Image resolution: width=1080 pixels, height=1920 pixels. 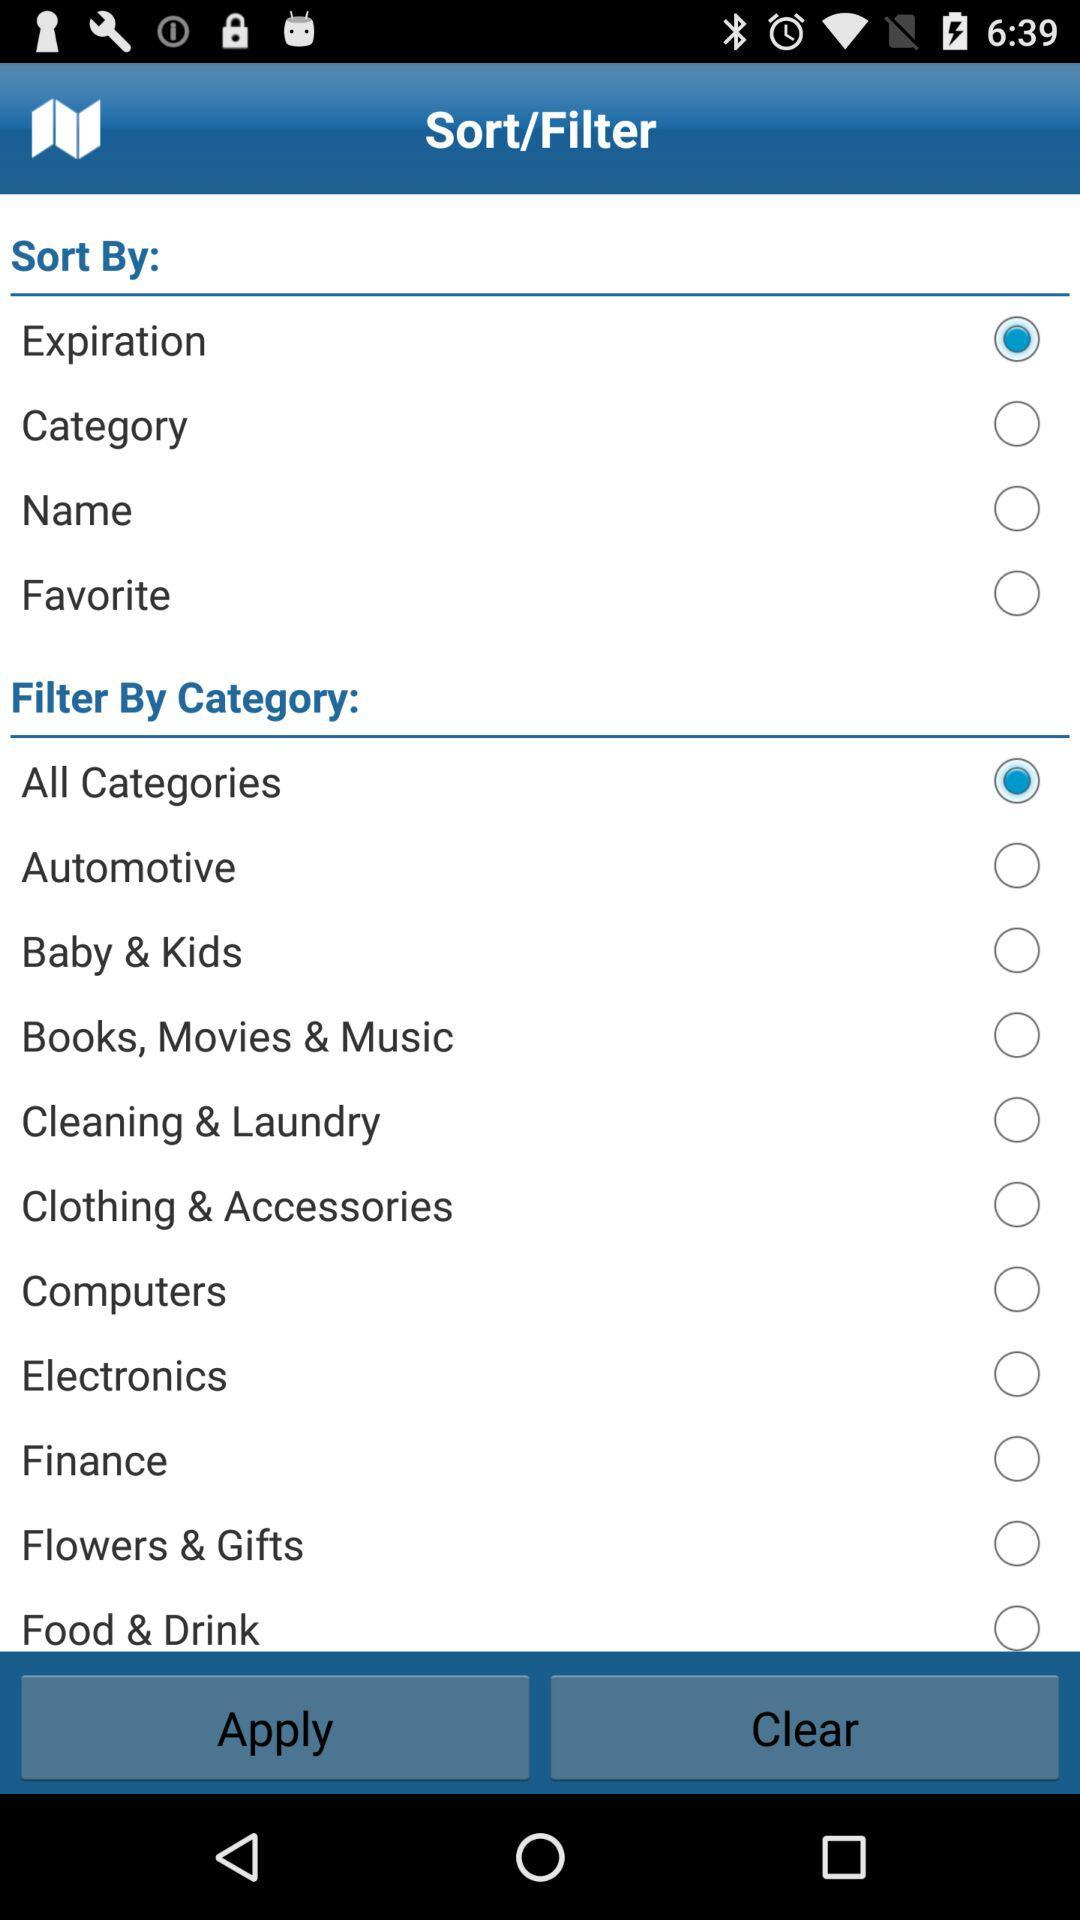 What do you see at coordinates (496, 1542) in the screenshot?
I see `the icon below finance item` at bounding box center [496, 1542].